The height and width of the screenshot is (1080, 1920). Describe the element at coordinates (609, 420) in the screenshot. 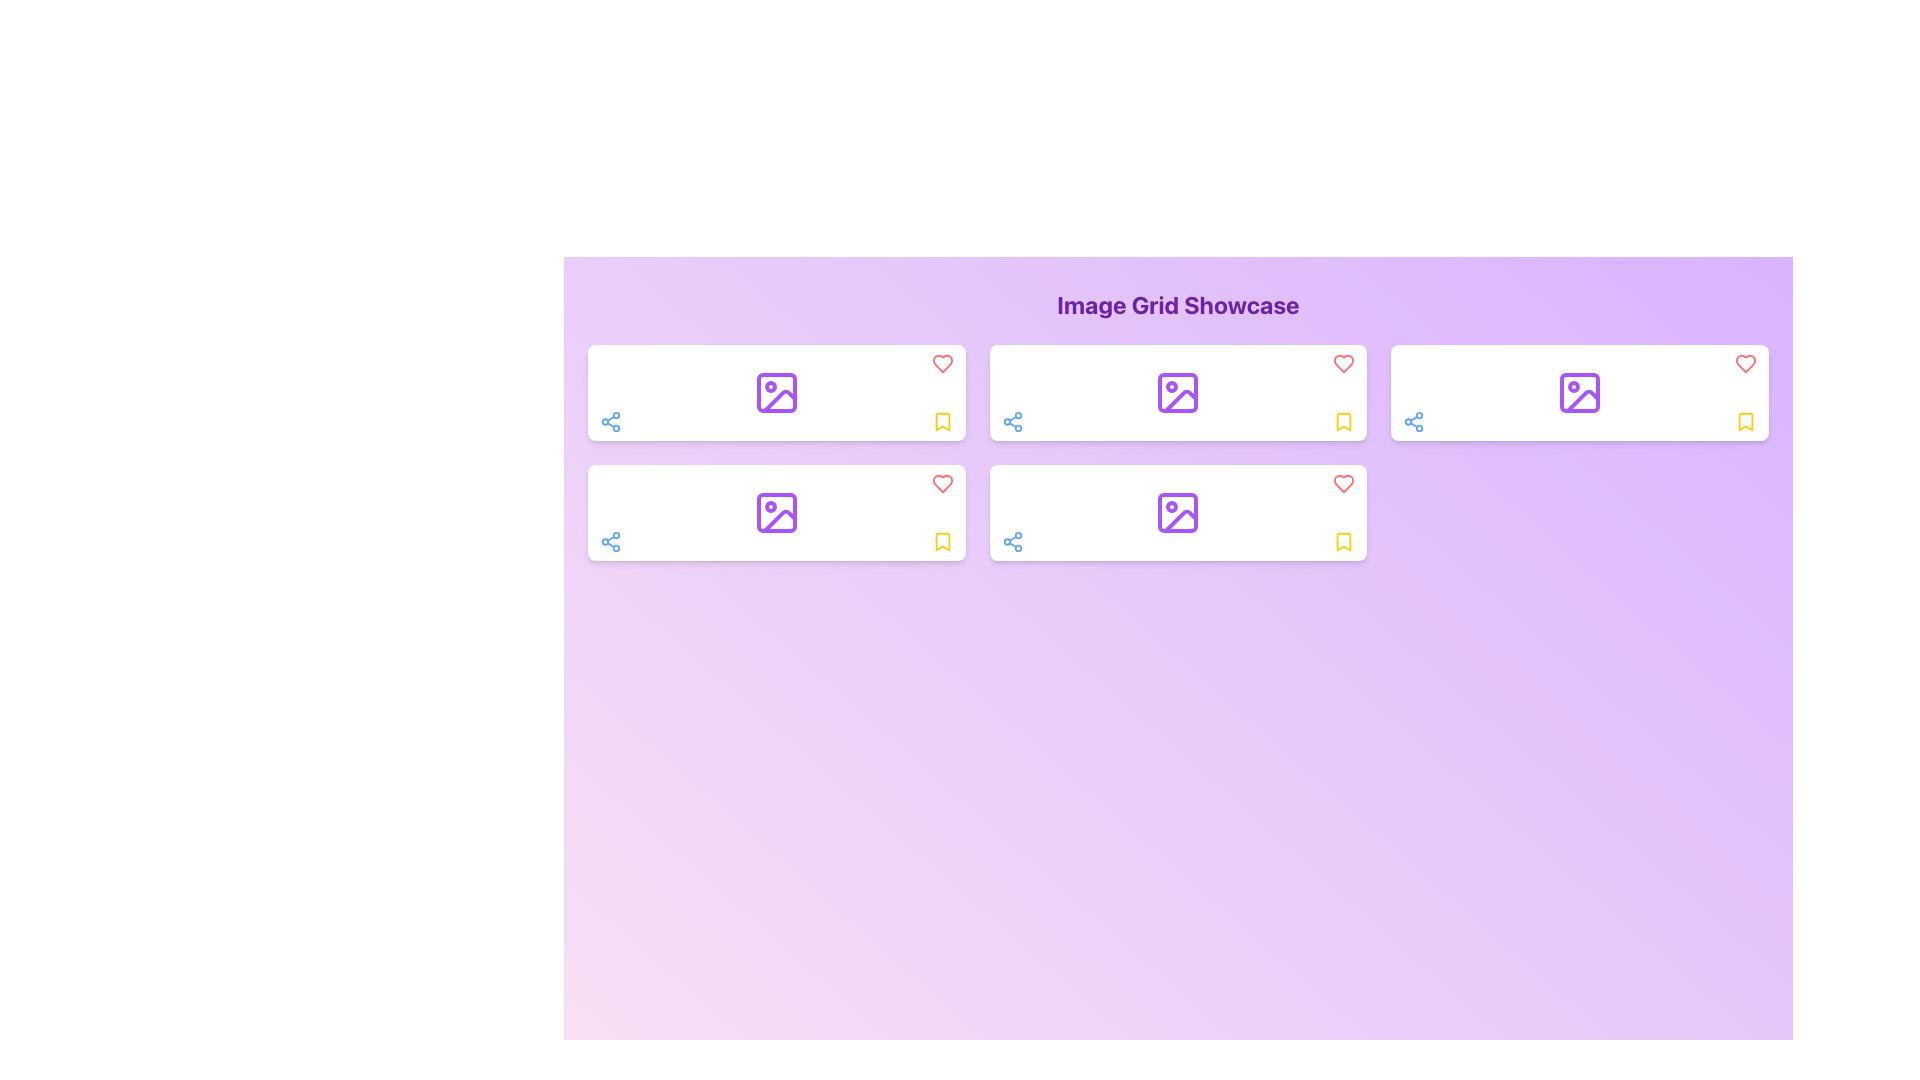

I see `the interactive share icon located at the bottom left corner of the top-left card in the grid` at that location.